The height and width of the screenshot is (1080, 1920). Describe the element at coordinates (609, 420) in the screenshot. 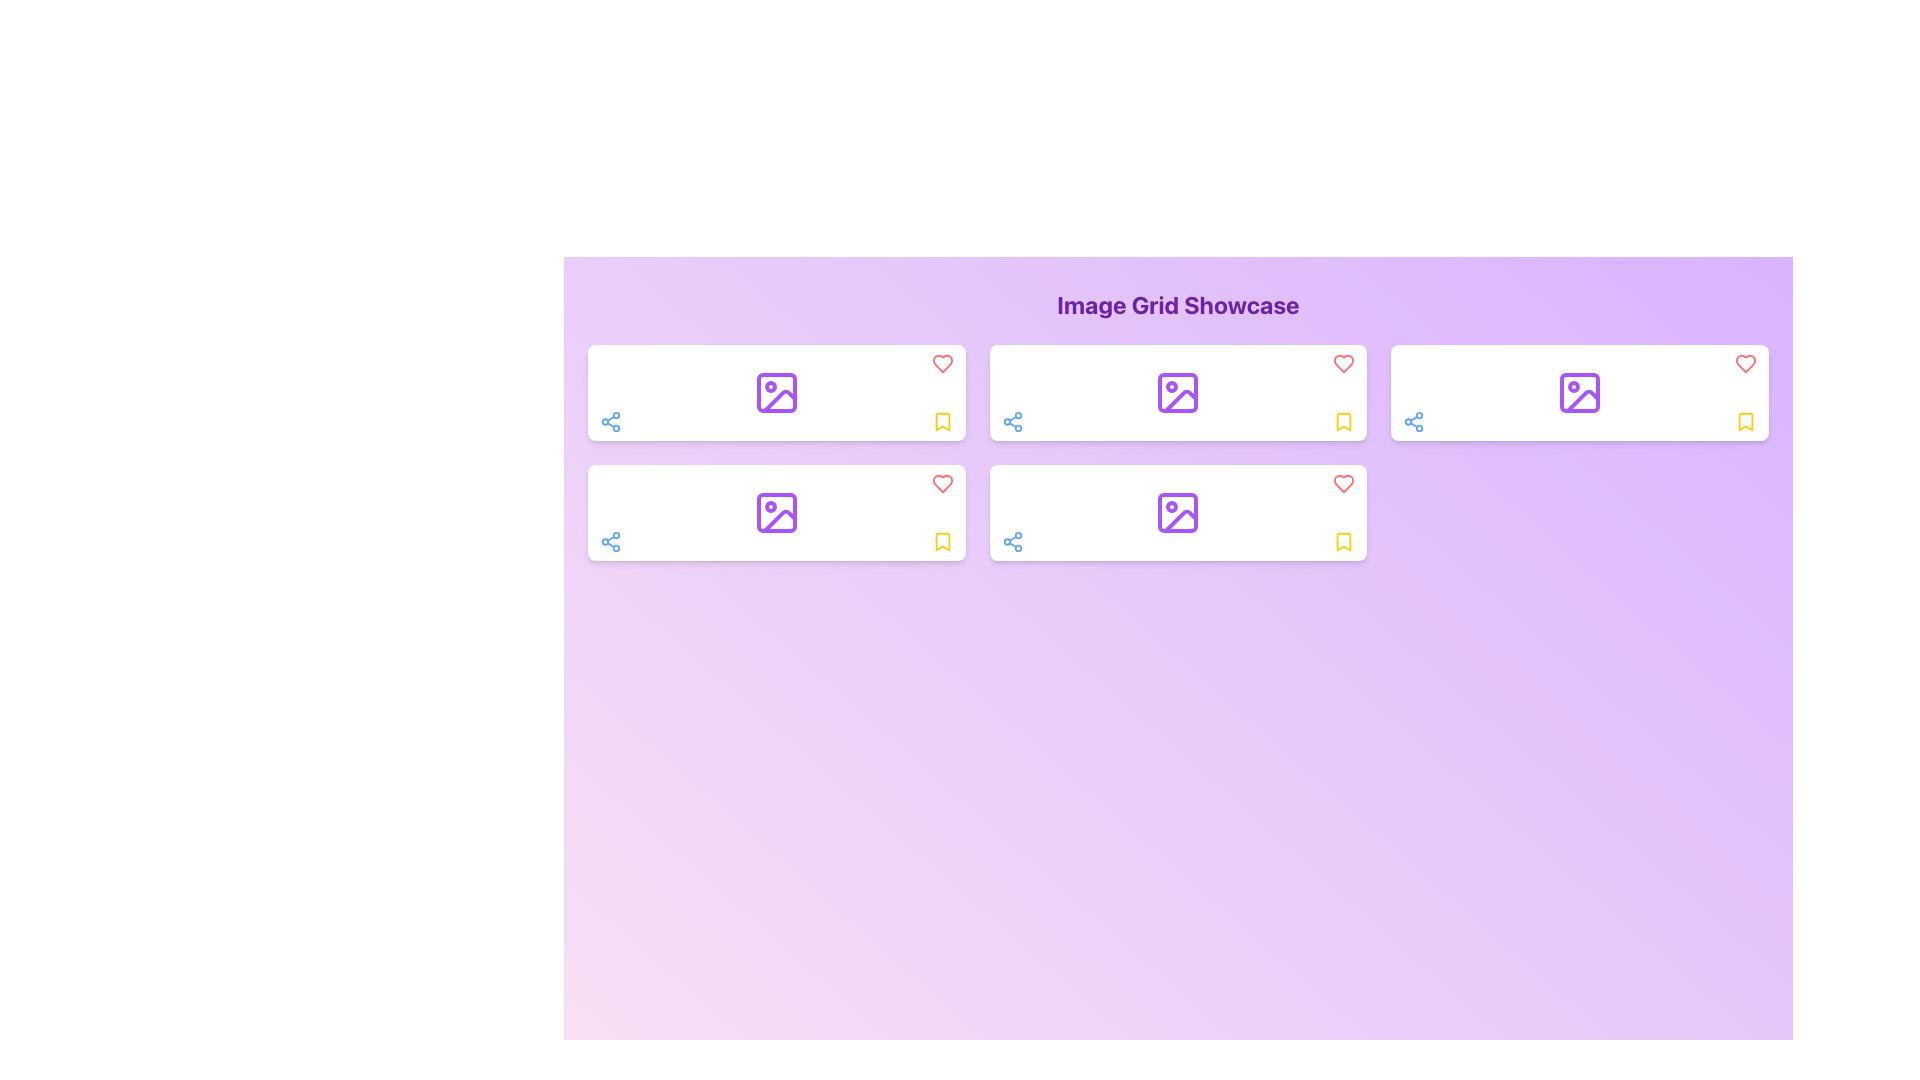

I see `the interactive share icon located at the bottom left corner of the top-left card in the grid` at that location.